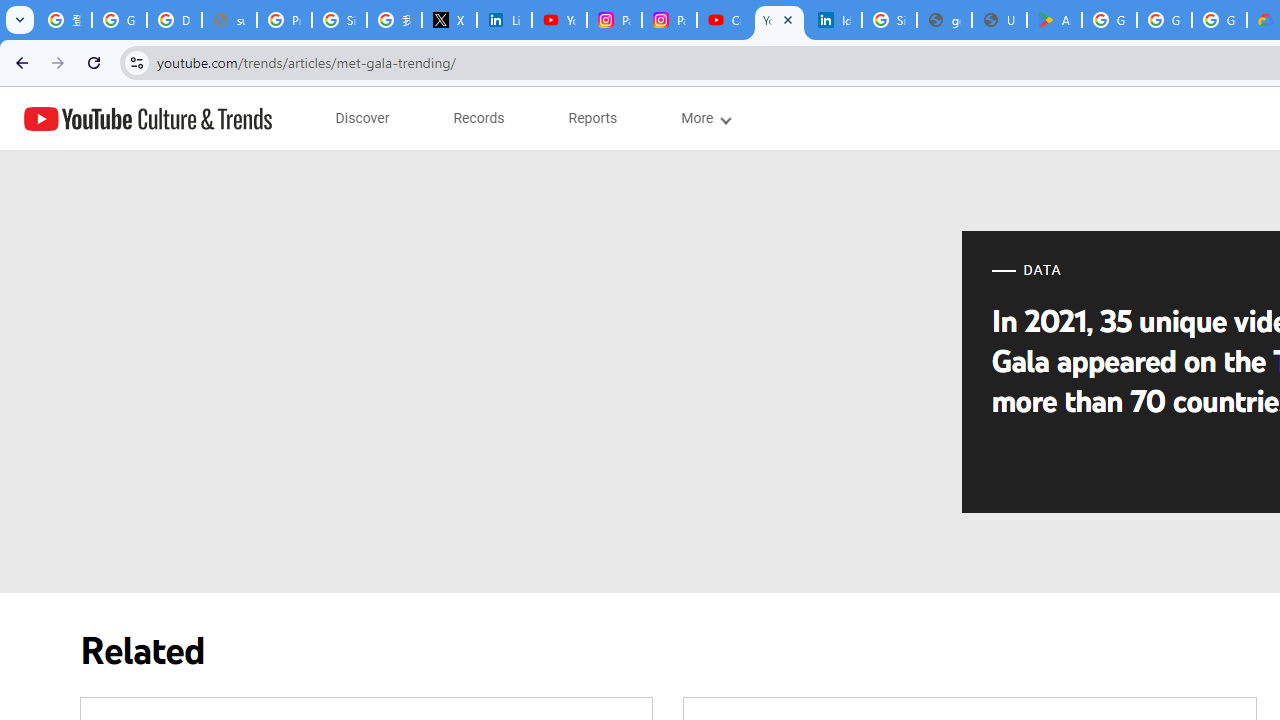  I want to click on 'JUMP TO CONTENT', so click(209, 119).